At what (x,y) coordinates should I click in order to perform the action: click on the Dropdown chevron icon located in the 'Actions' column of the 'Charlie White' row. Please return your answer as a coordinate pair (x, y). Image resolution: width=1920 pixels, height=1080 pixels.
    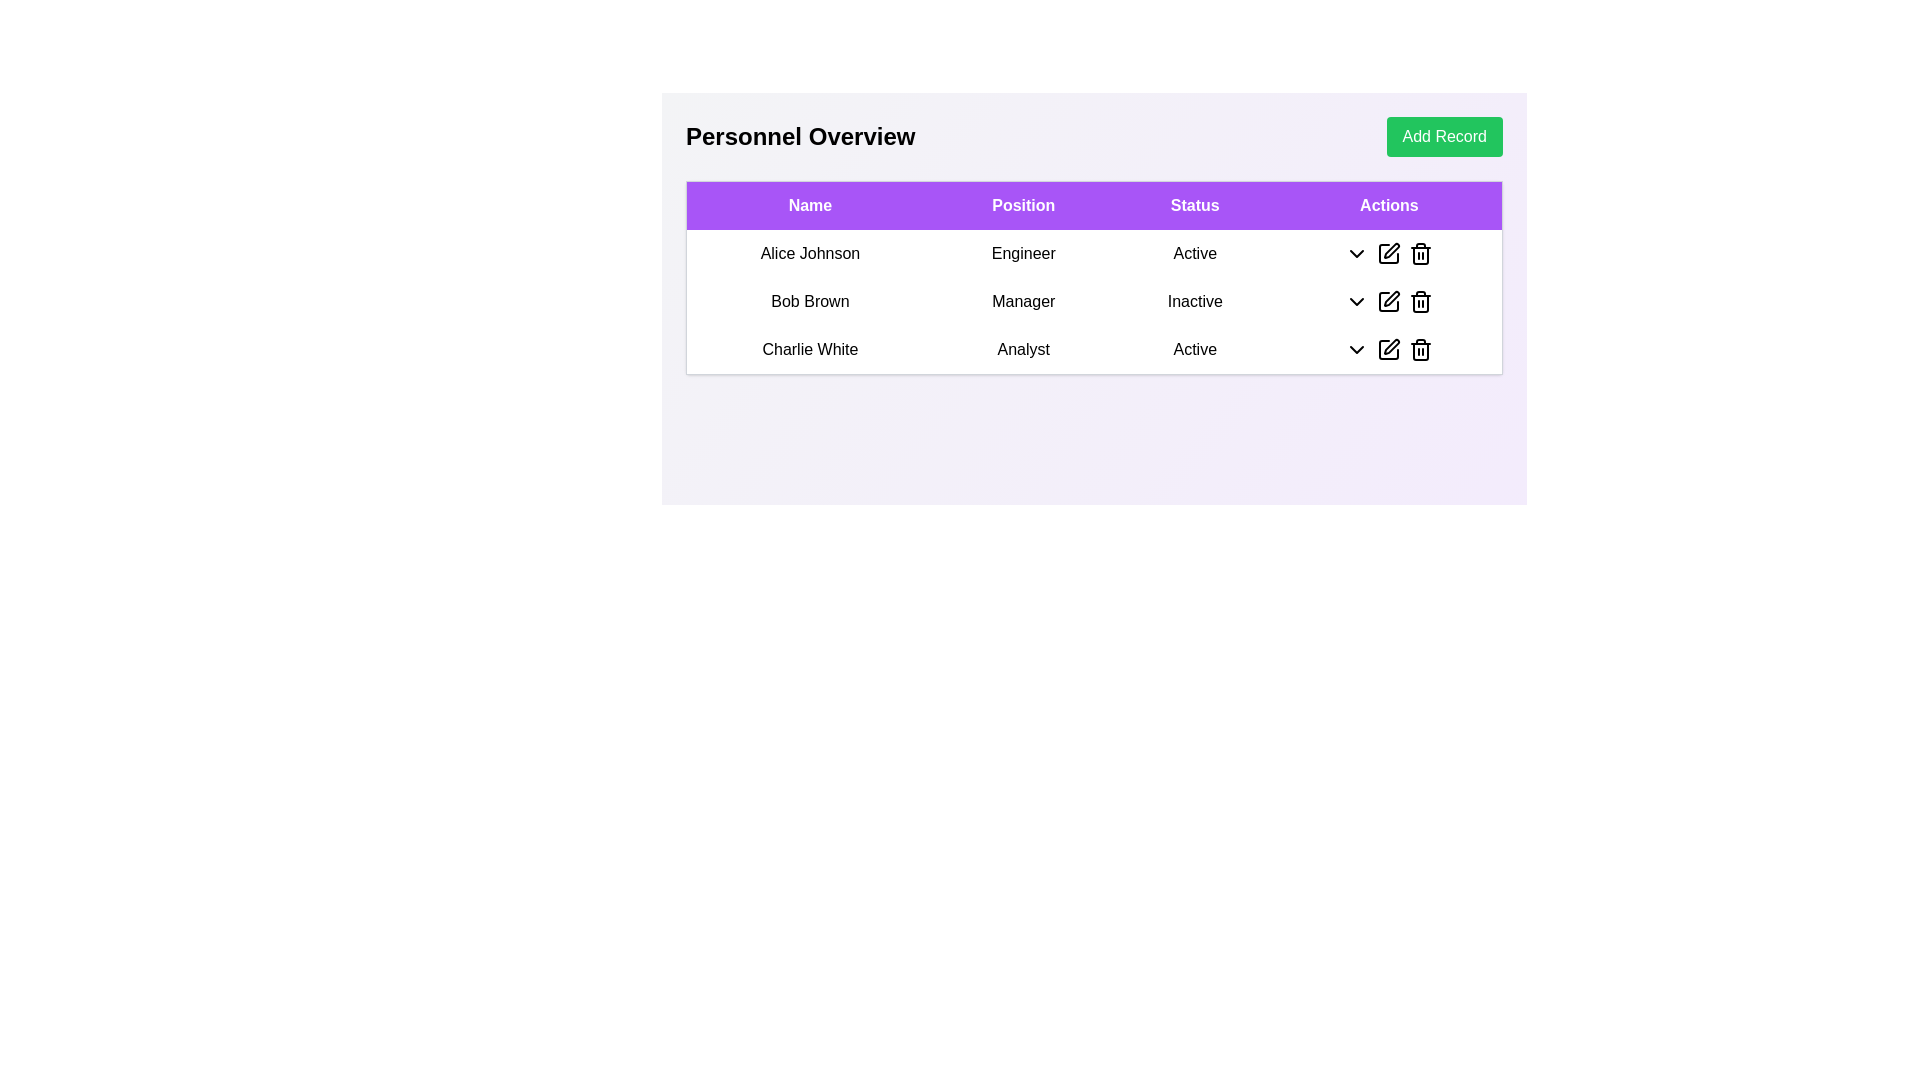
    Looking at the image, I should click on (1357, 349).